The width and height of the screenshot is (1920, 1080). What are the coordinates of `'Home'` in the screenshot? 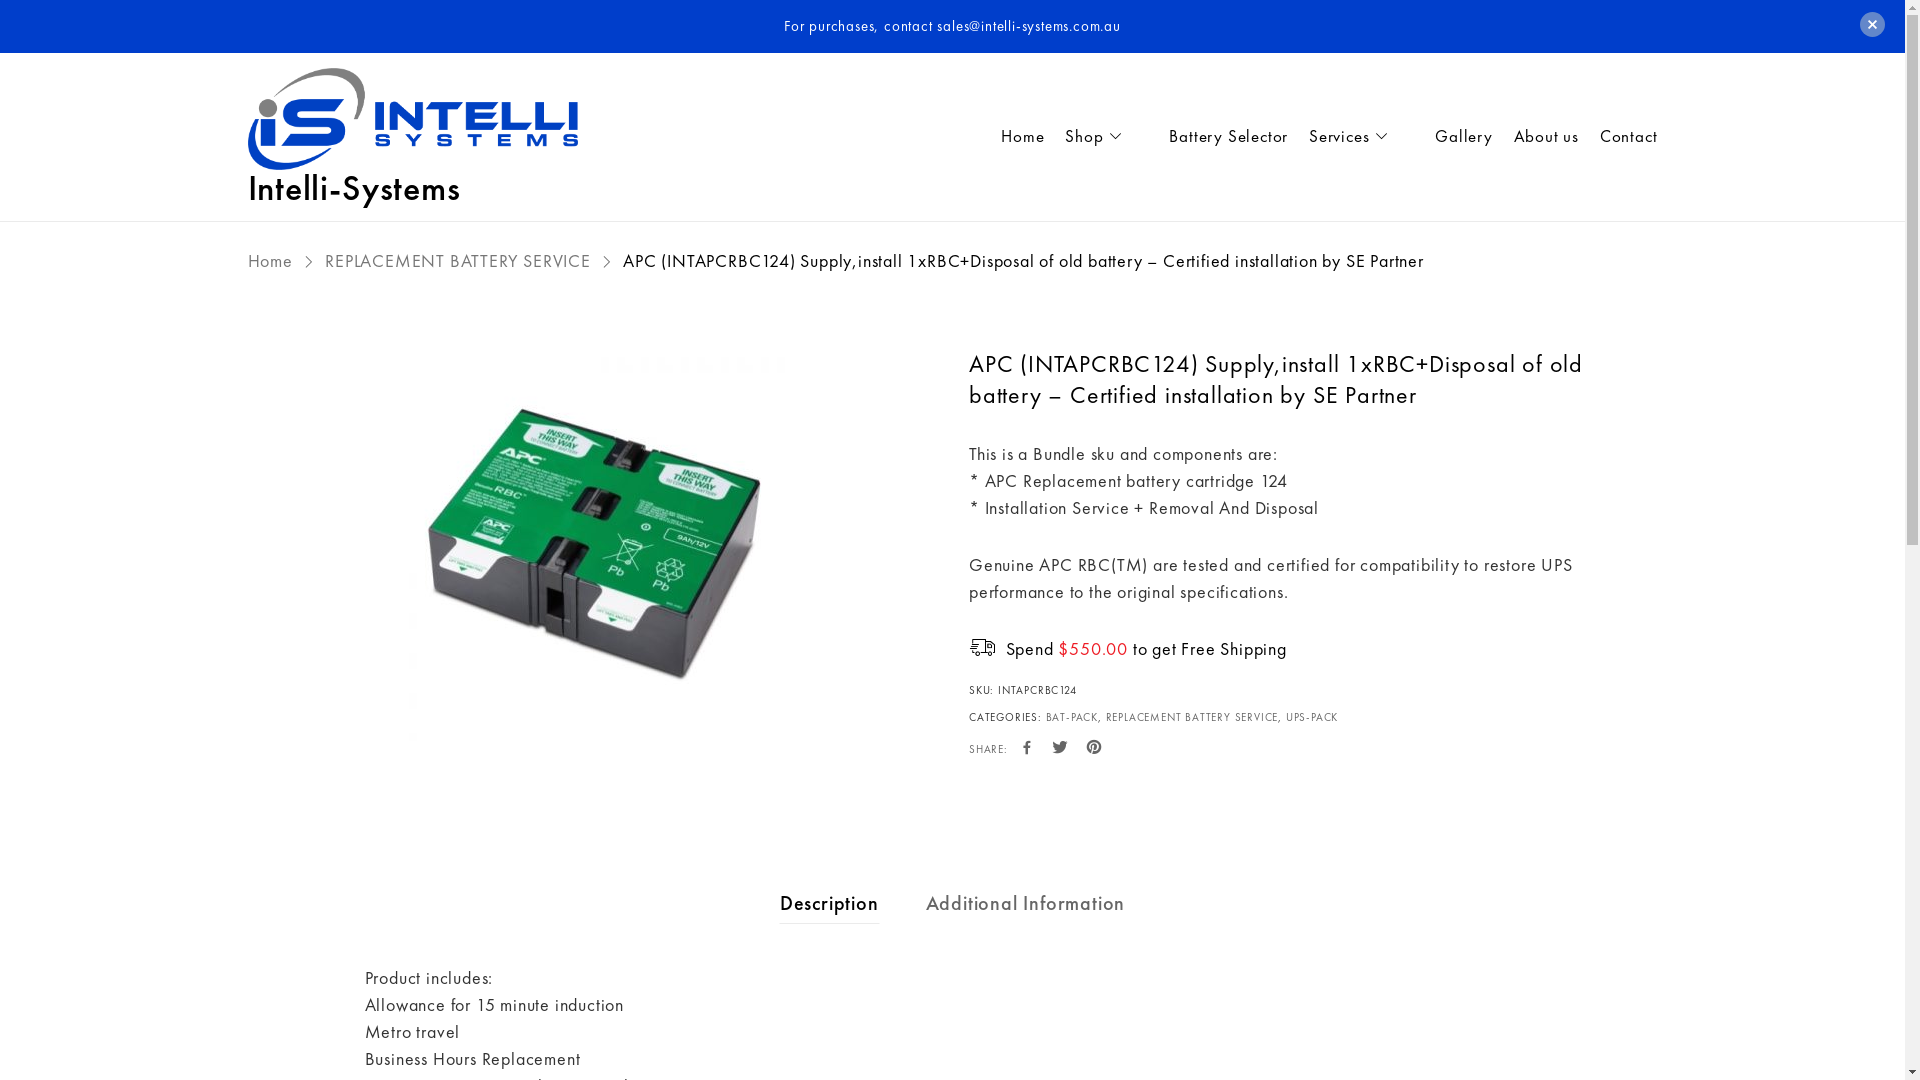 It's located at (1012, 136).